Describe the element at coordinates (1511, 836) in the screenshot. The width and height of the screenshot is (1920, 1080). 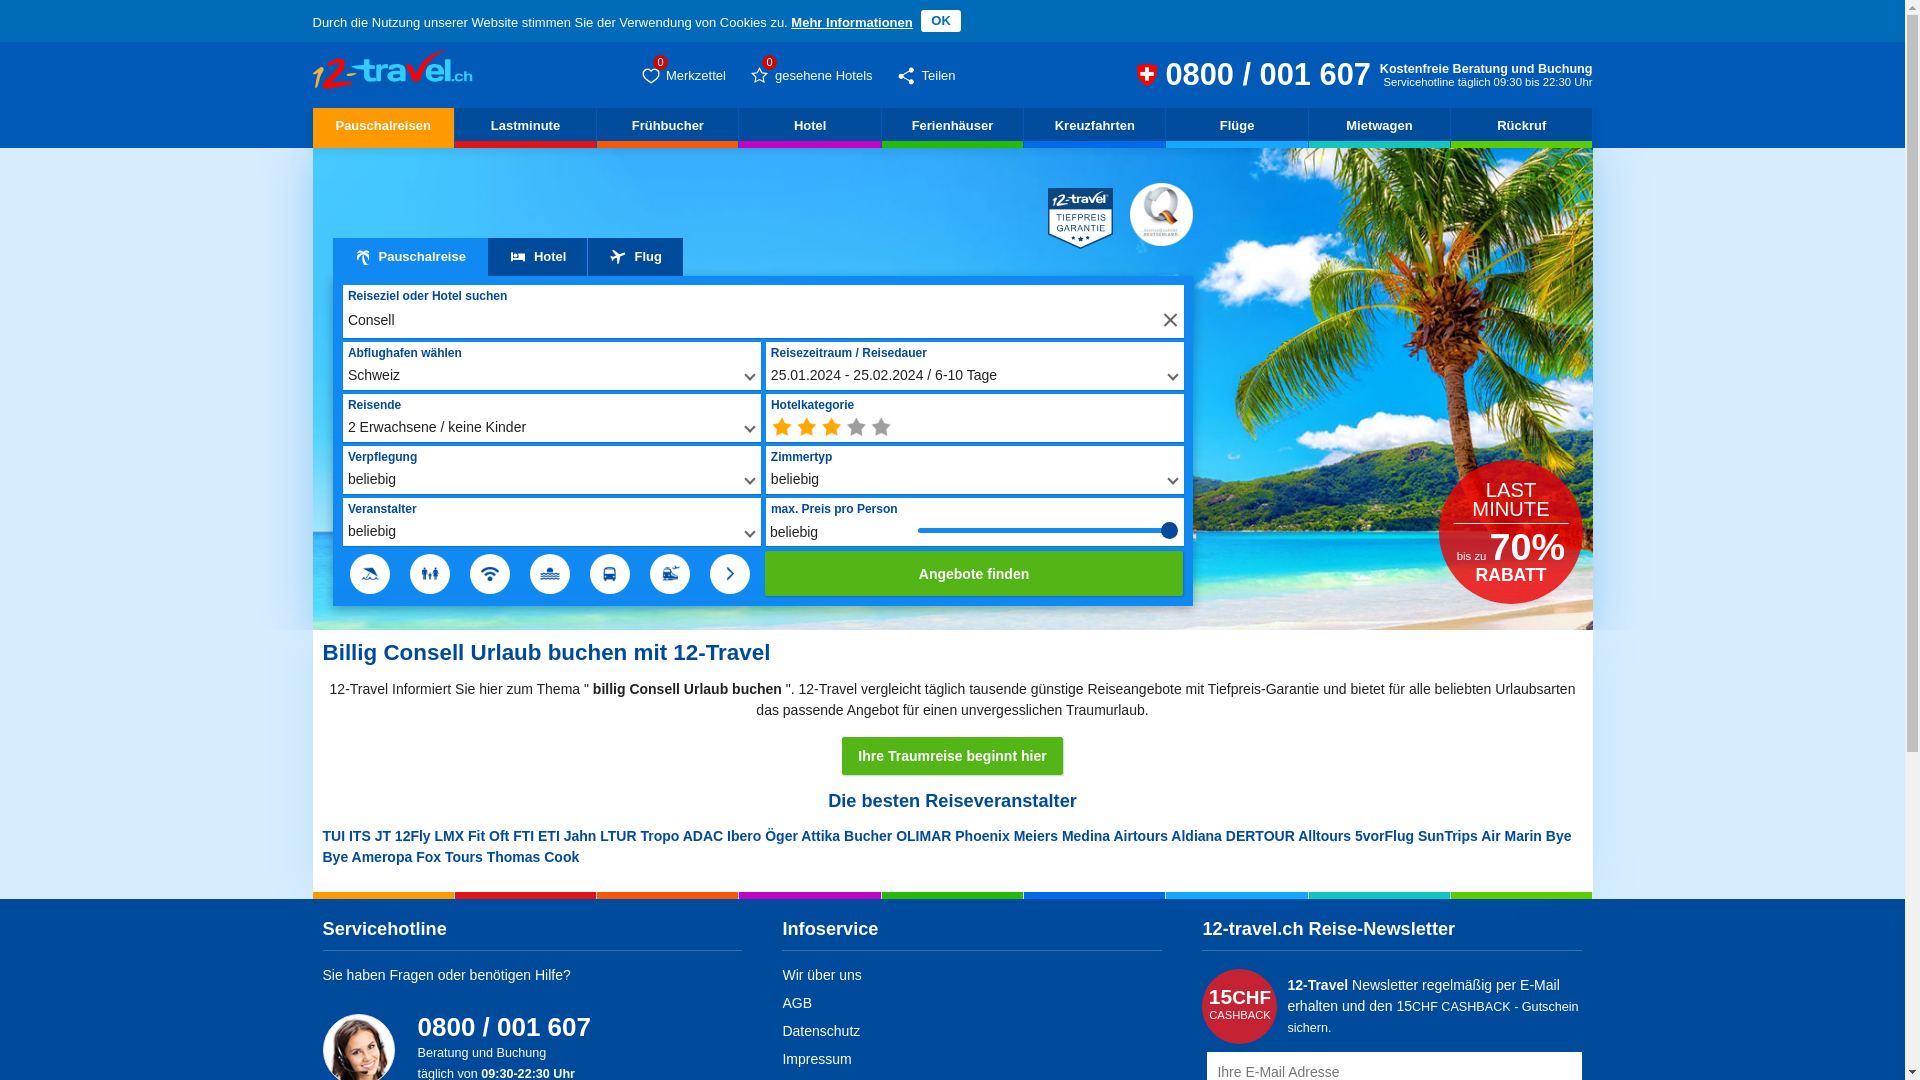
I see `'Air Marin'` at that location.